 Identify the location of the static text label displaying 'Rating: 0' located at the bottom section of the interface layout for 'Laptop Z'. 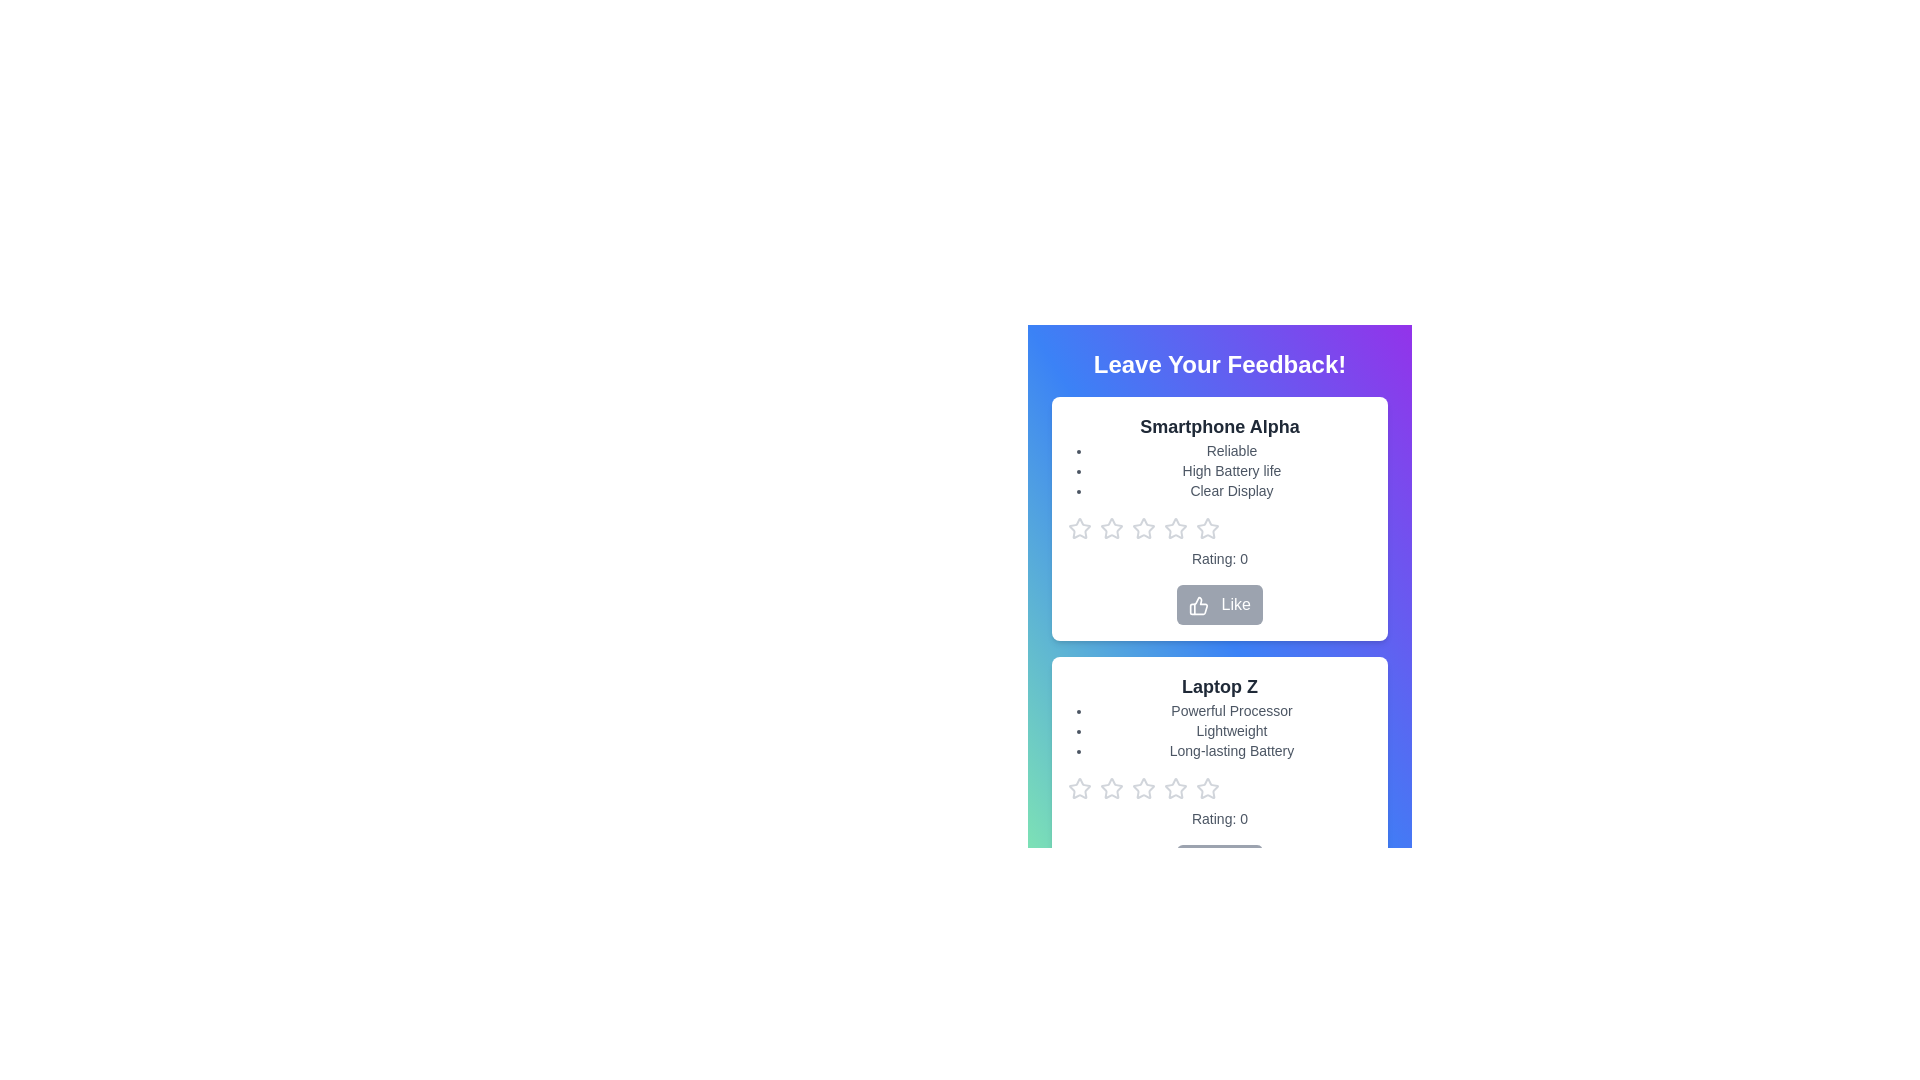
(1218, 818).